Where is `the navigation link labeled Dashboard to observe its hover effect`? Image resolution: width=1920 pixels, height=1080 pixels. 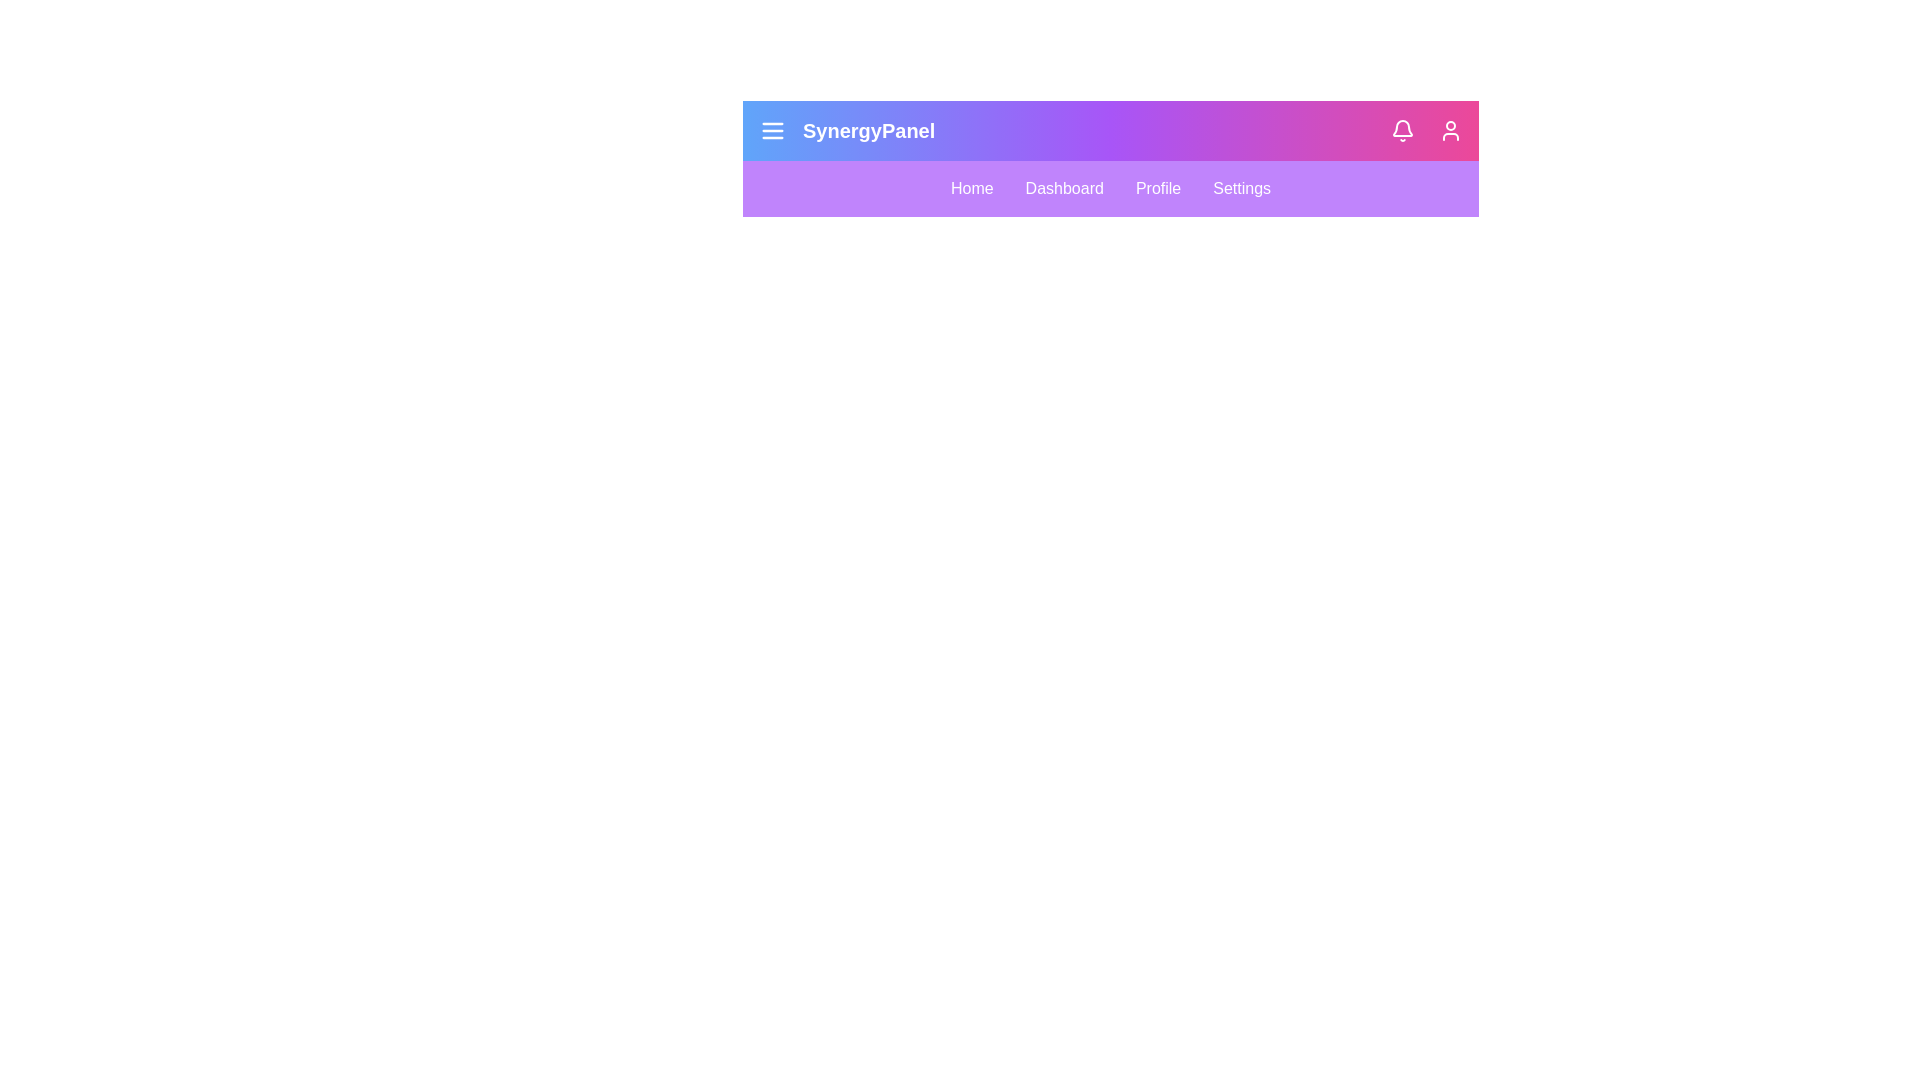 the navigation link labeled Dashboard to observe its hover effect is located at coordinates (1063, 189).